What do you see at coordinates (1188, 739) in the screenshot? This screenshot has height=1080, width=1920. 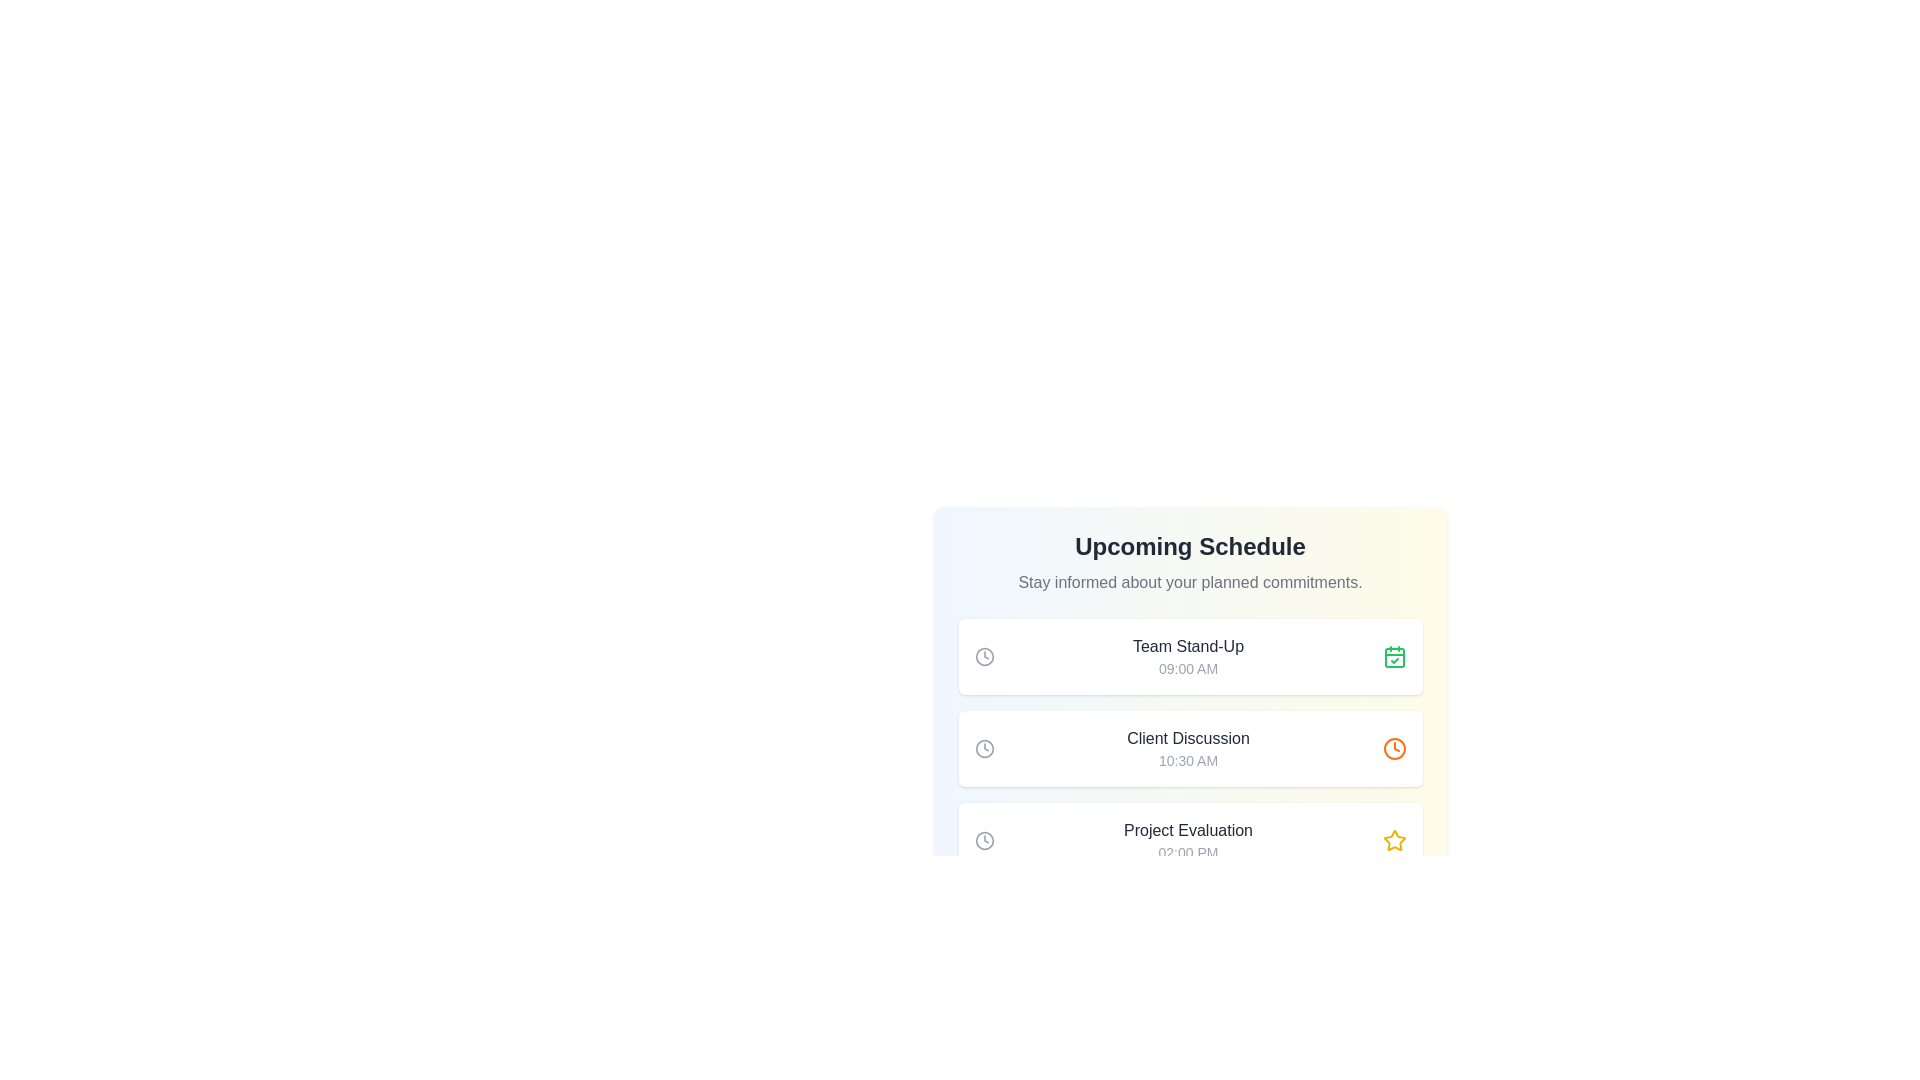 I see `the 'Client Discussion' text label, which informs the user of an event in the scheduling interface, positioned above '10:30 AM' and below 'Team Stand-Up'` at bounding box center [1188, 739].